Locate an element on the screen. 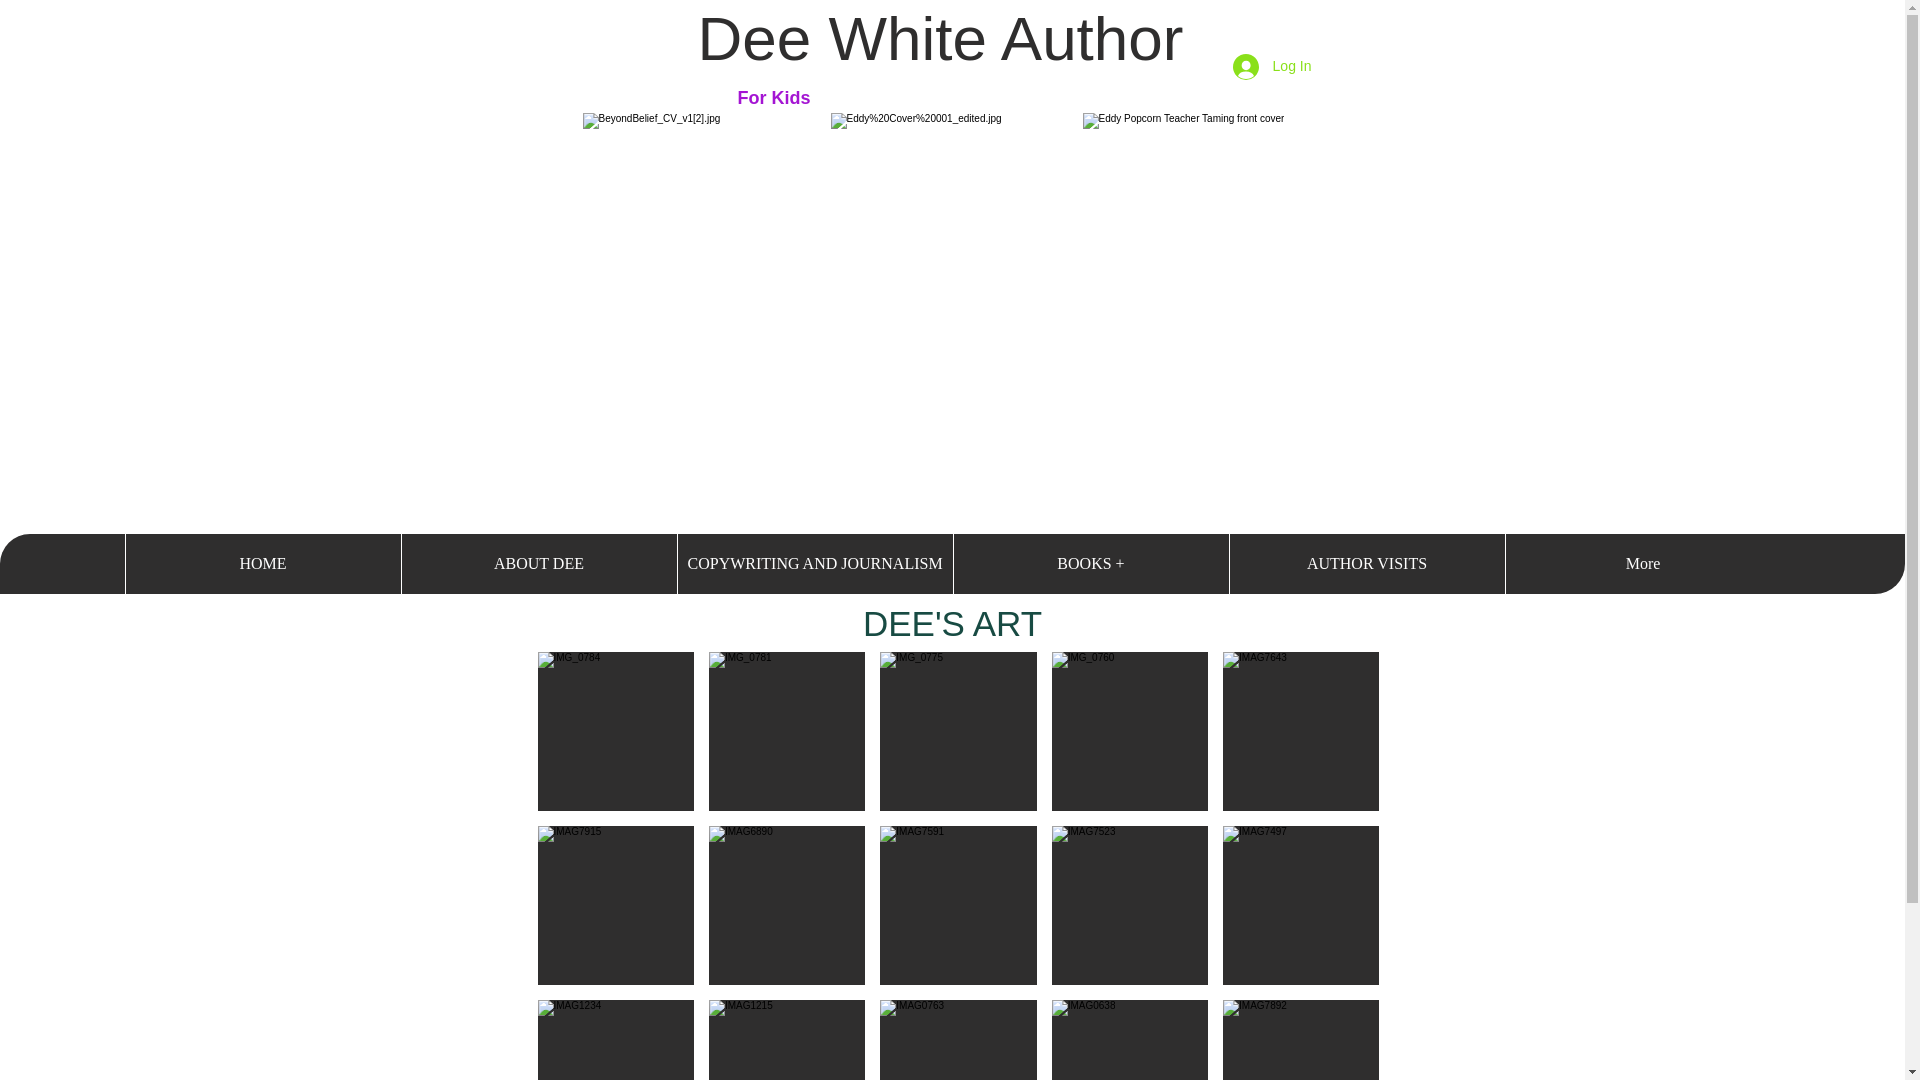 This screenshot has width=1920, height=1080. 'BOOKS +' is located at coordinates (1088, 563).